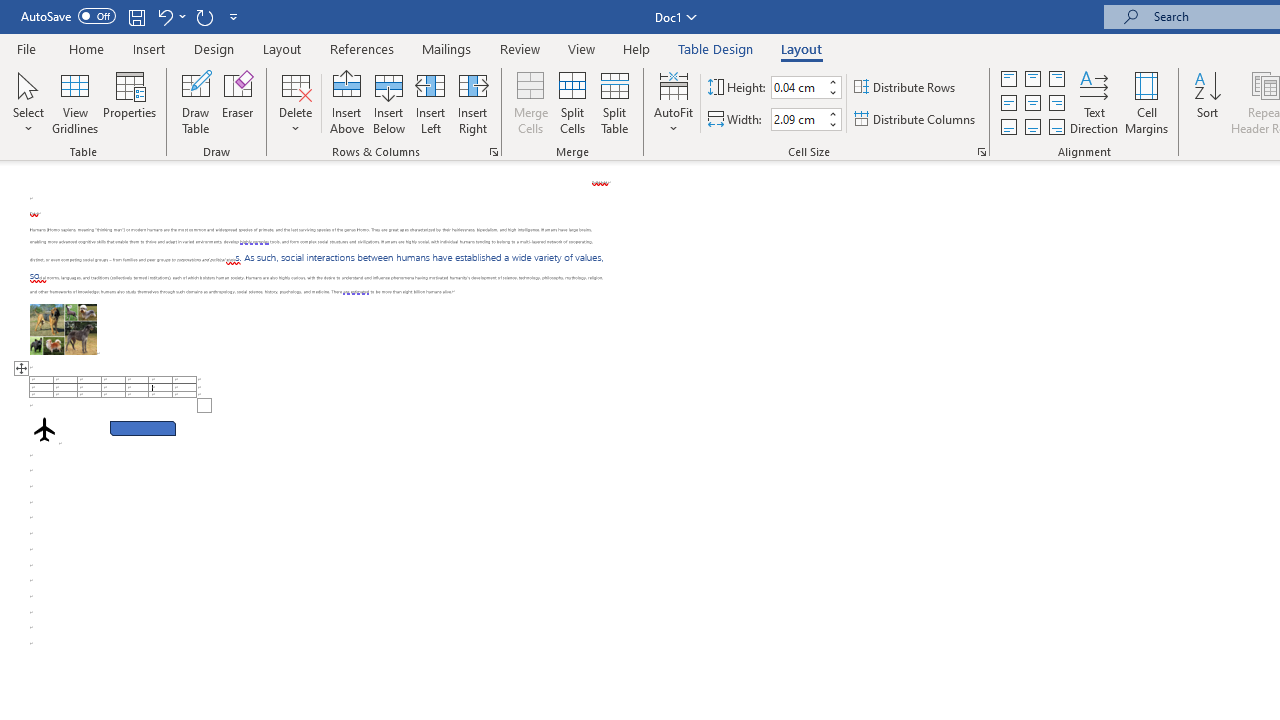 Image resolution: width=1280 pixels, height=720 pixels. What do you see at coordinates (1009, 127) in the screenshot?
I see `'Align Bottom Justified'` at bounding box center [1009, 127].